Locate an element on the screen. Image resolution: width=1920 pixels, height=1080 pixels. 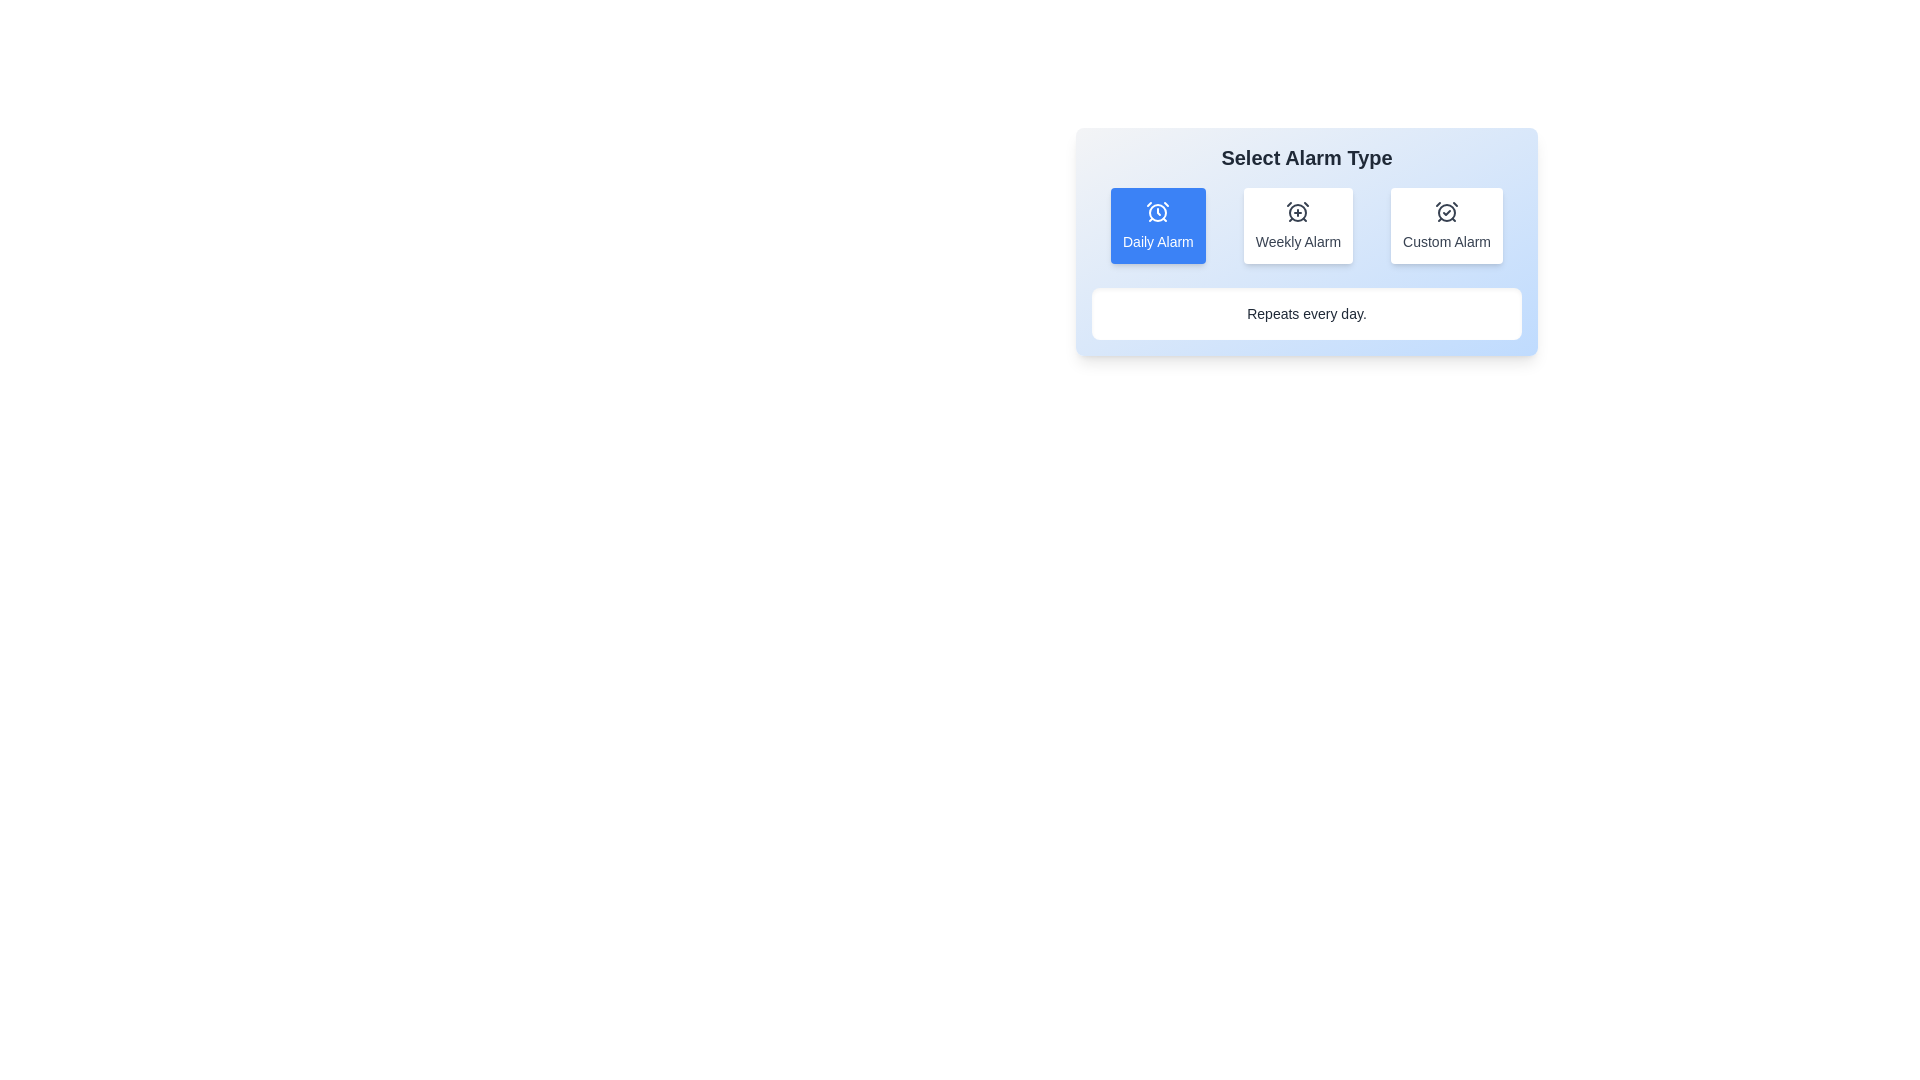
the alarm type Custom Alarm by clicking on the corresponding button is located at coordinates (1446, 225).